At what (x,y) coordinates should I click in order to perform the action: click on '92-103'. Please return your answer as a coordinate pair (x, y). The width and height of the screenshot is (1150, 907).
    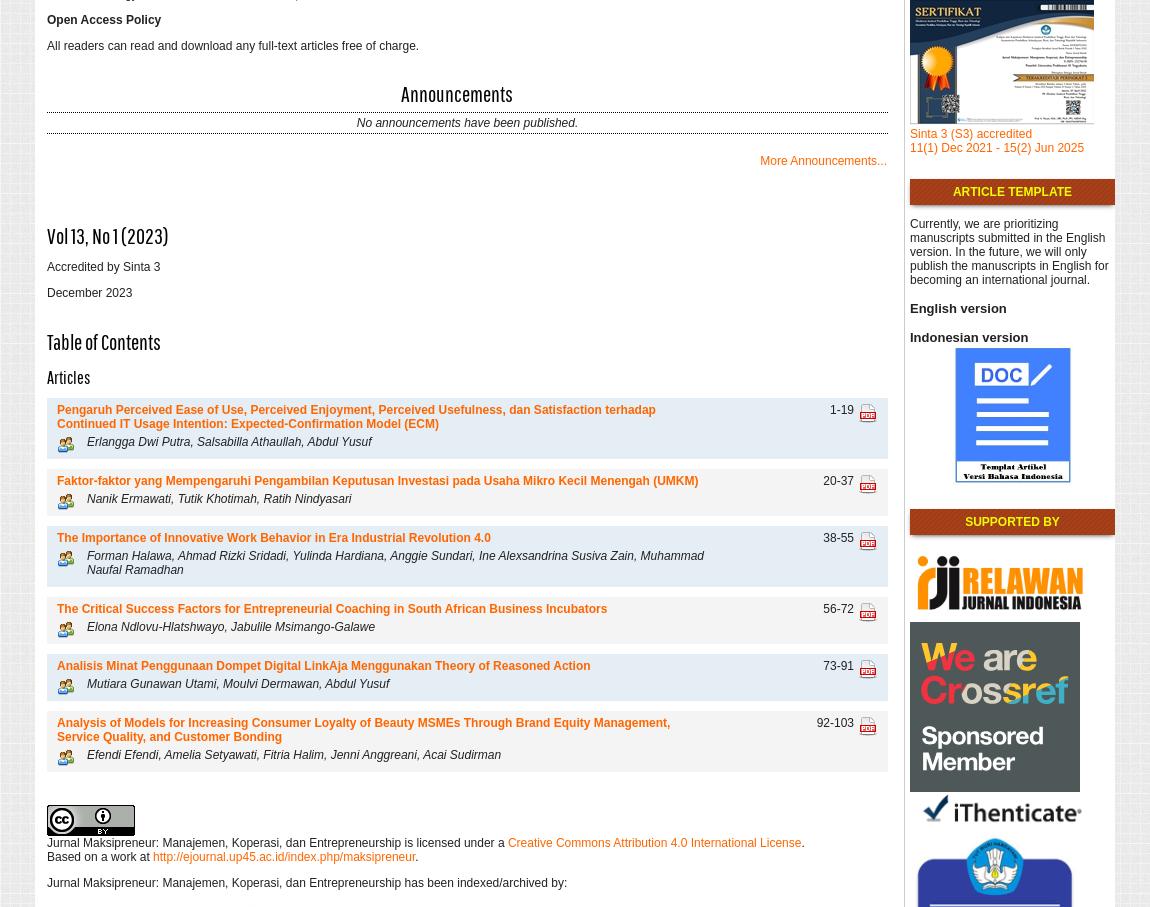
    Looking at the image, I should click on (815, 721).